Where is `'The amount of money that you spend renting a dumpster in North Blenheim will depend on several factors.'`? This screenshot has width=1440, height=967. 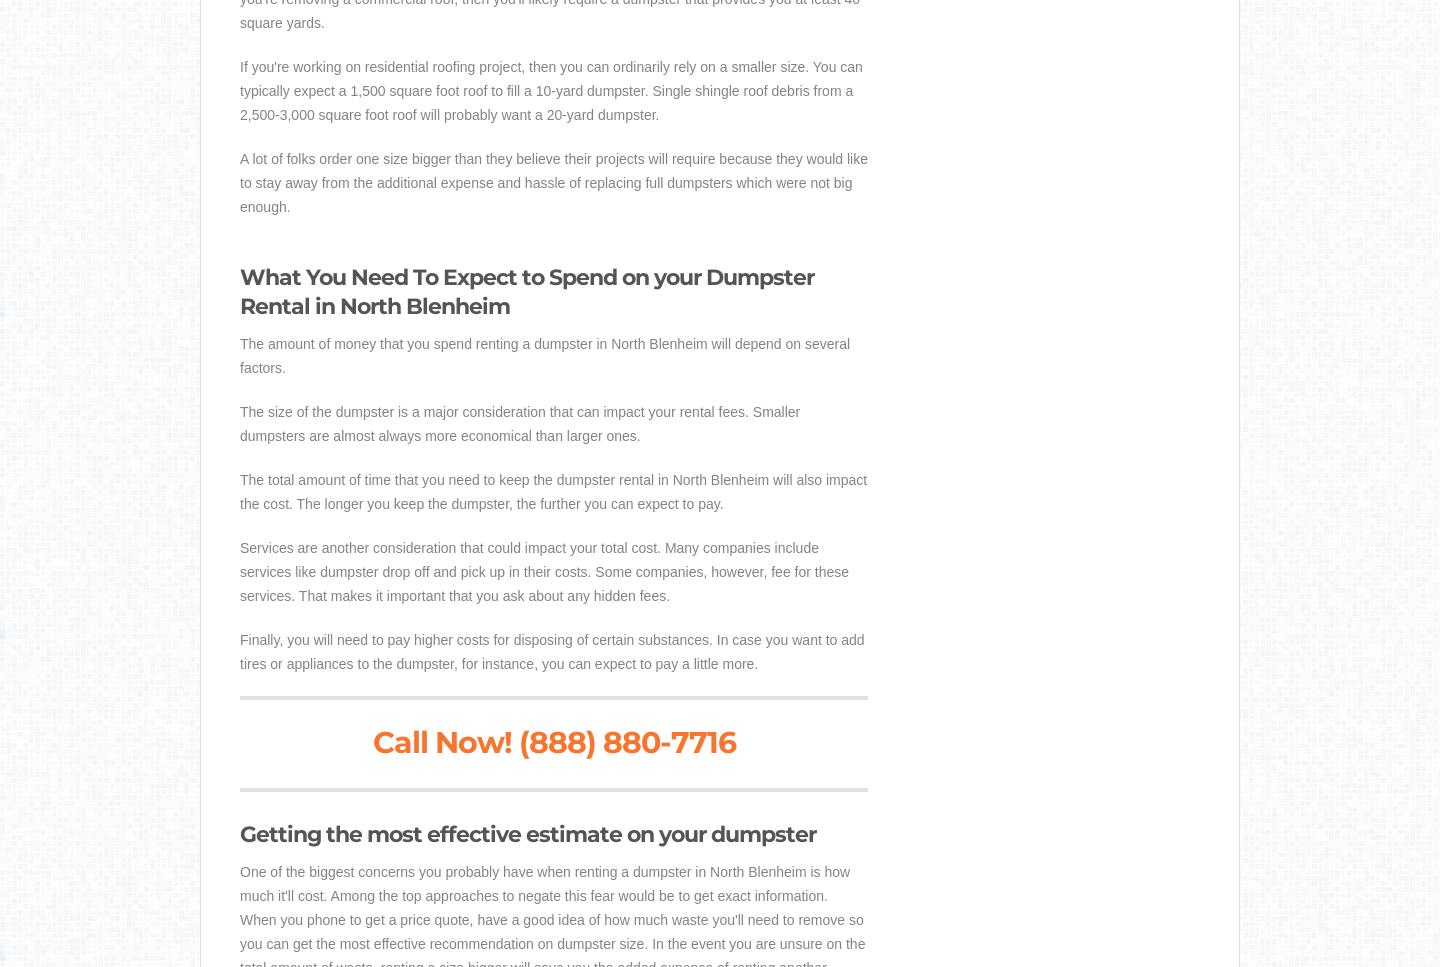 'The amount of money that you spend renting a dumpster in North Blenheim will depend on several factors.' is located at coordinates (545, 354).